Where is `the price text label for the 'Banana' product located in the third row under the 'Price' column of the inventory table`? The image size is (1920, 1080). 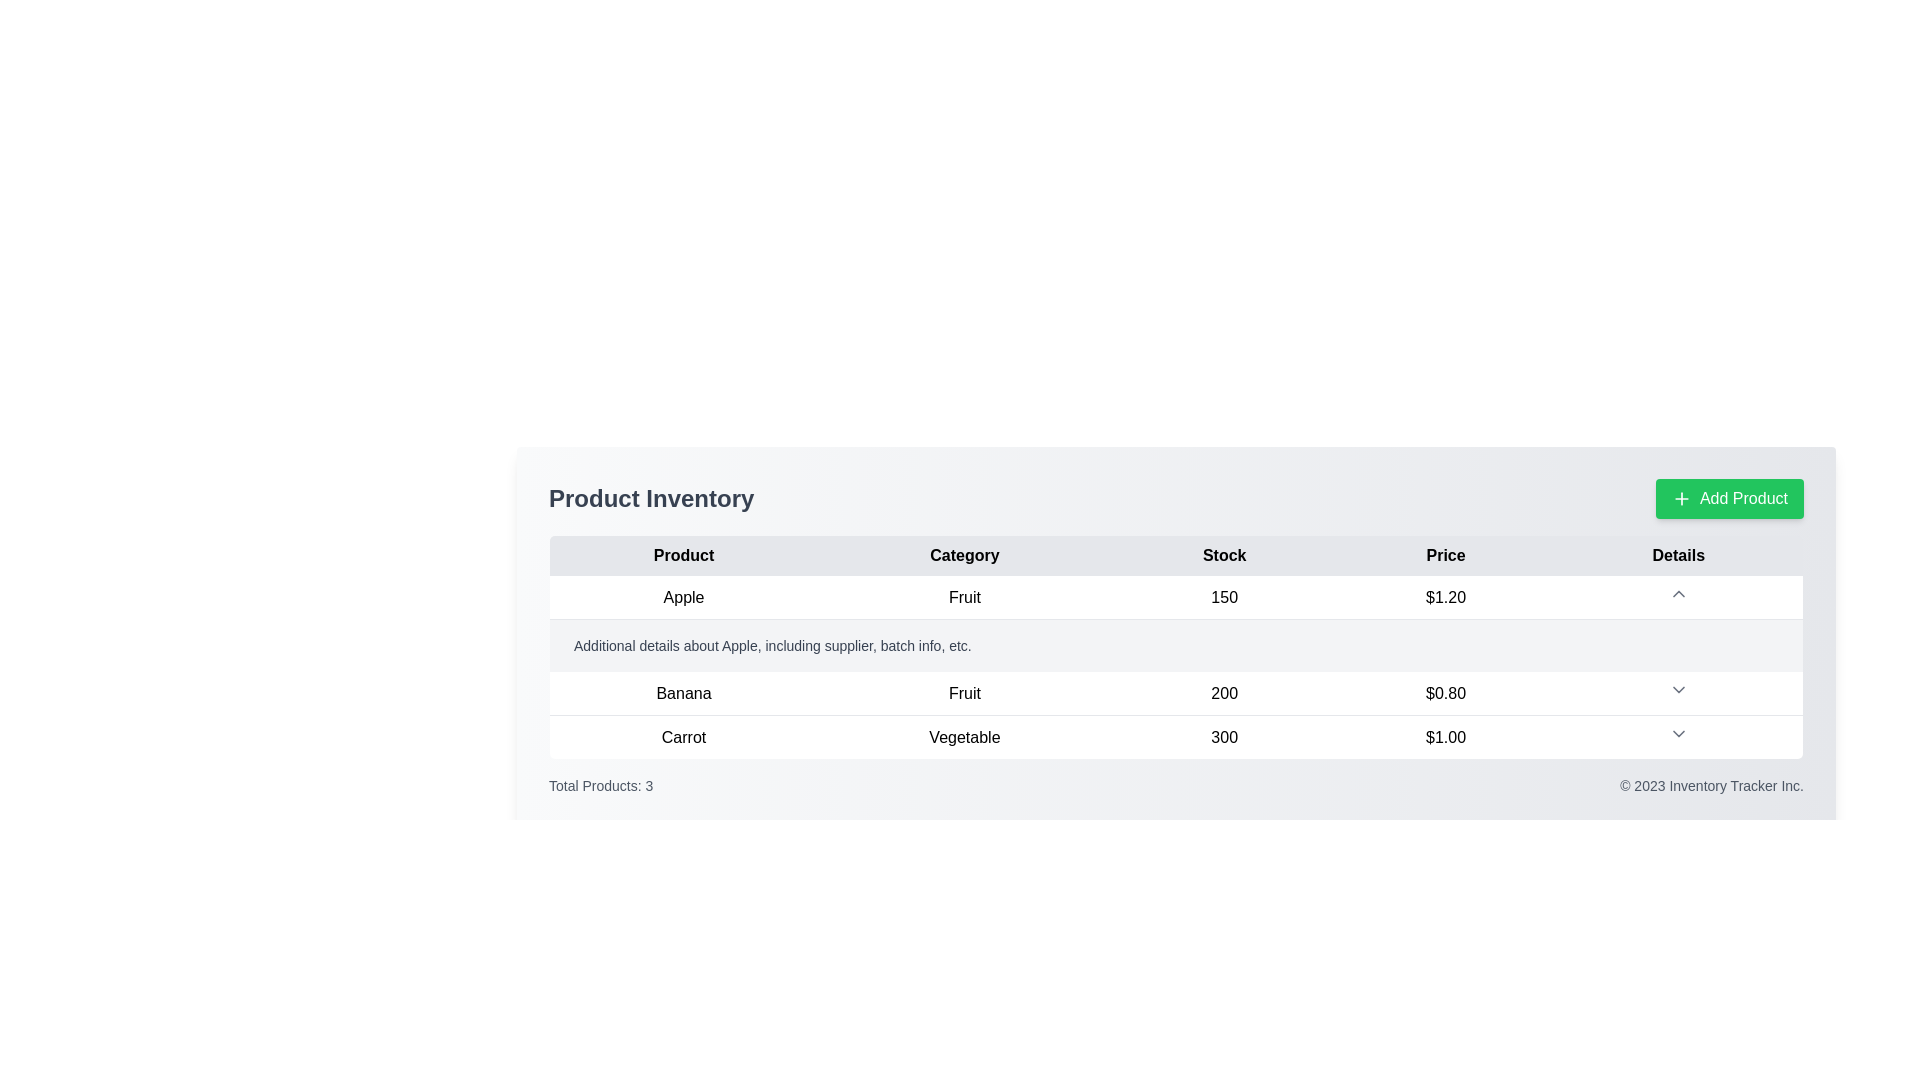 the price text label for the 'Banana' product located in the third row under the 'Price' column of the inventory table is located at coordinates (1446, 692).